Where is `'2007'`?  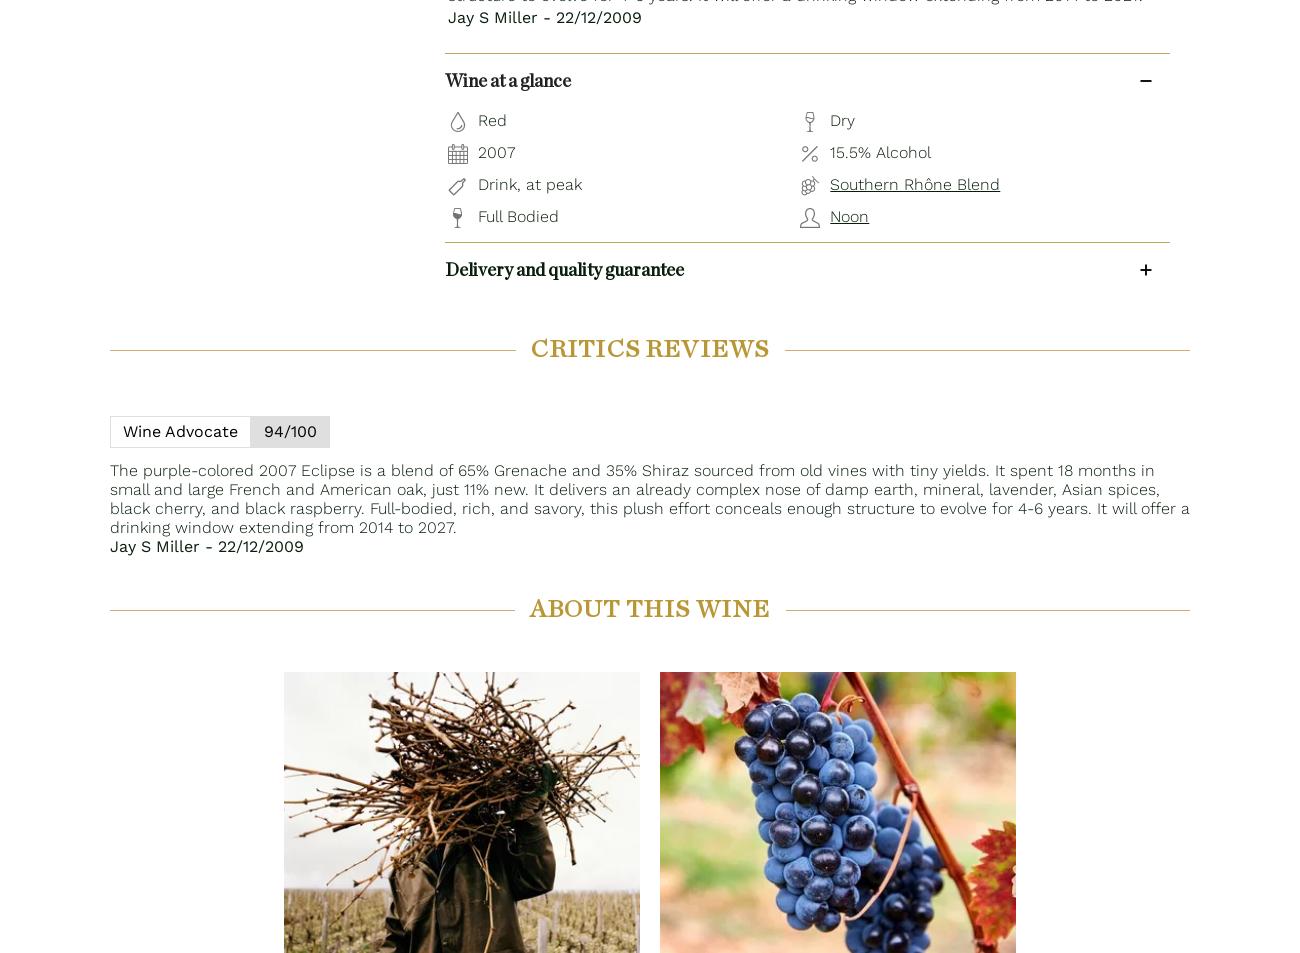 '2007' is located at coordinates (496, 150).